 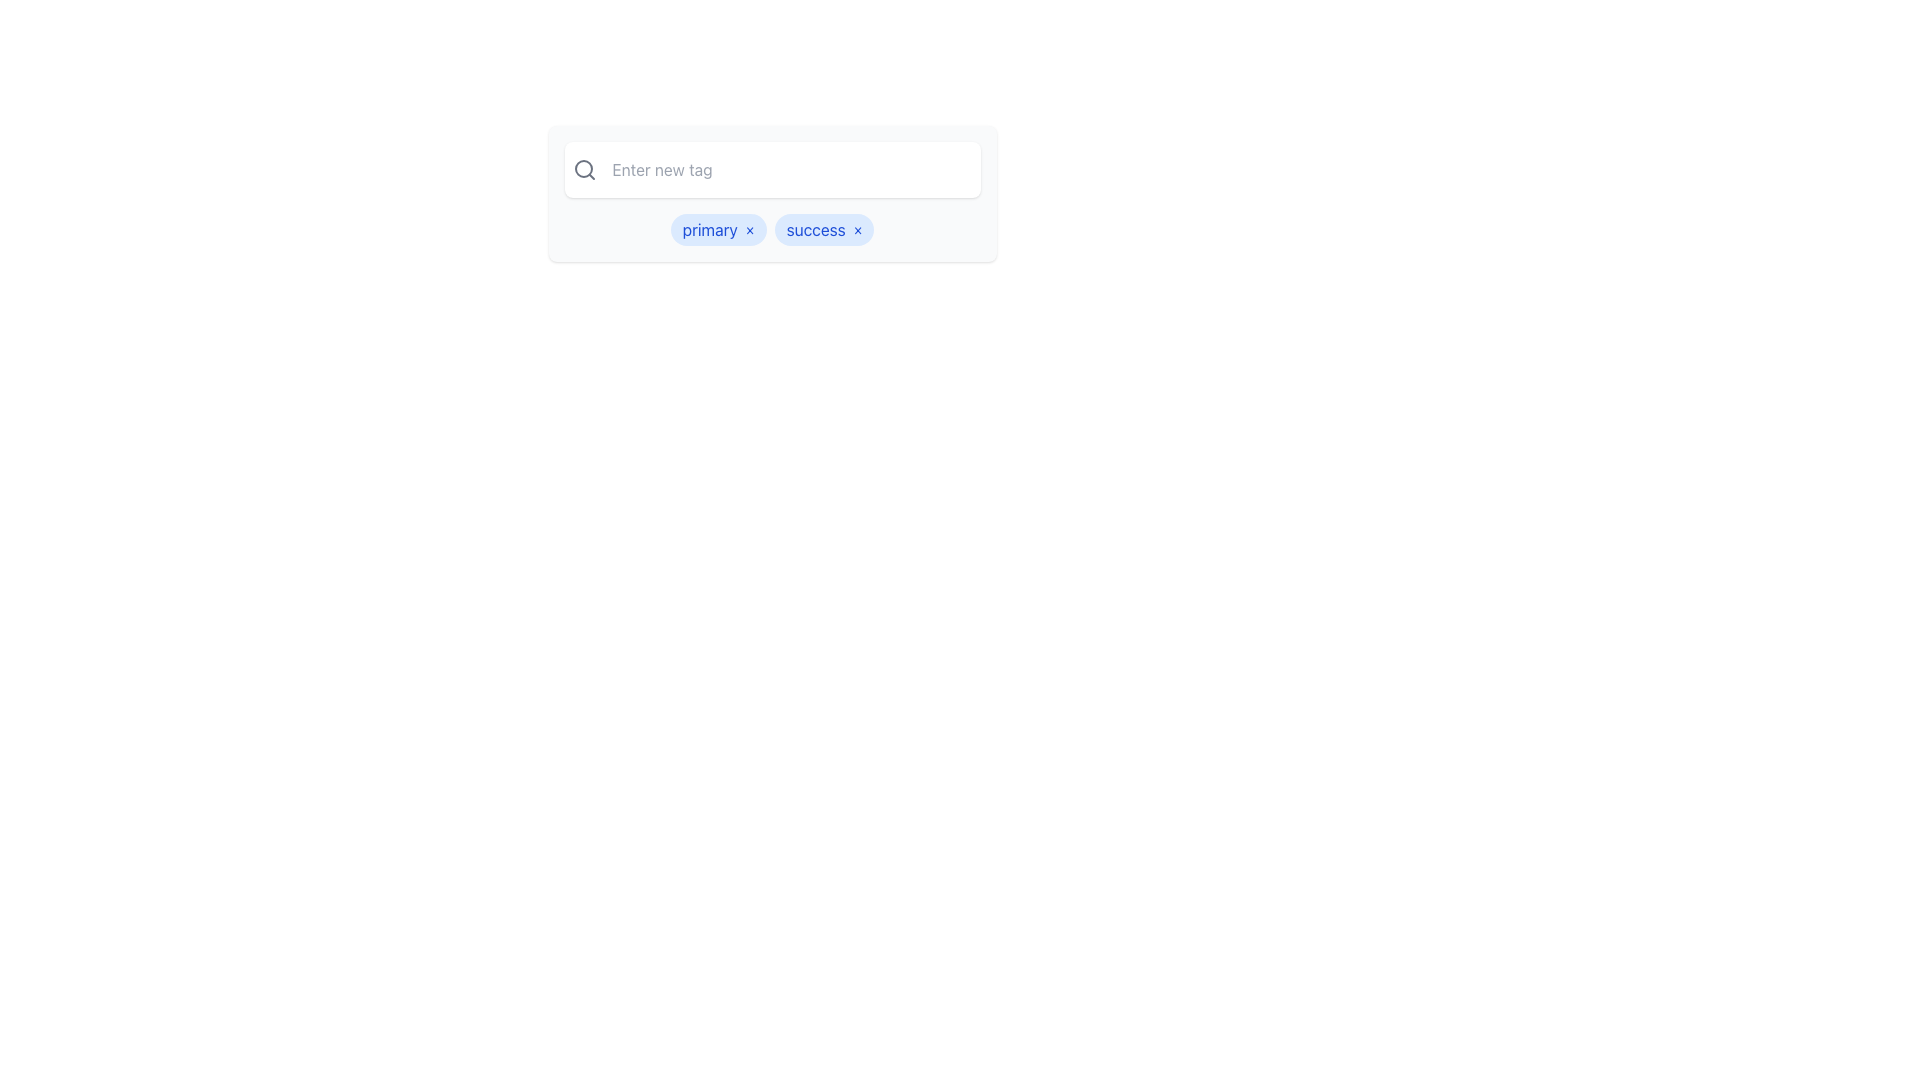 What do you see at coordinates (858, 229) in the screenshot?
I see `the close icon represented by the small text character '×' in a light blue rounded rectangular background, located at the far right of the label 'success×'` at bounding box center [858, 229].